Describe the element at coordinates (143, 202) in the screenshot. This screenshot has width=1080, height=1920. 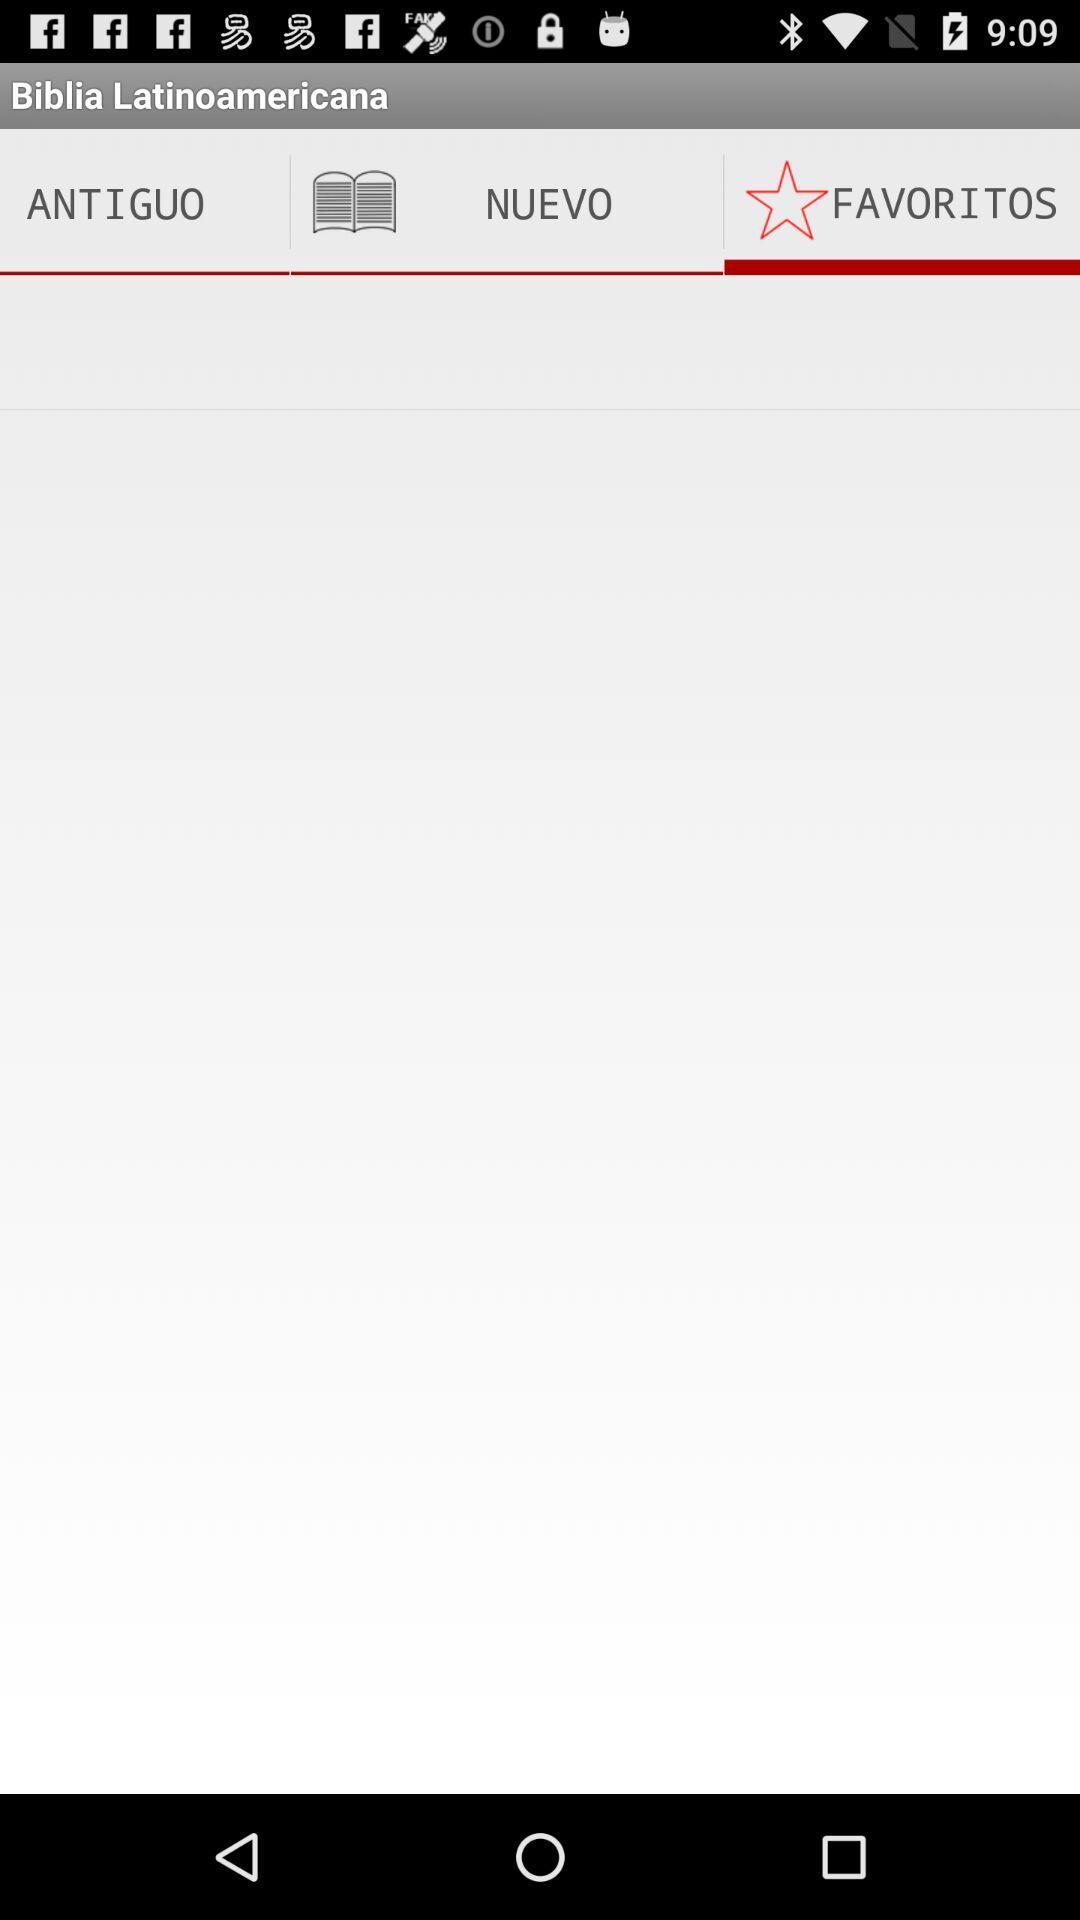
I see `the antiguo testamento item` at that location.